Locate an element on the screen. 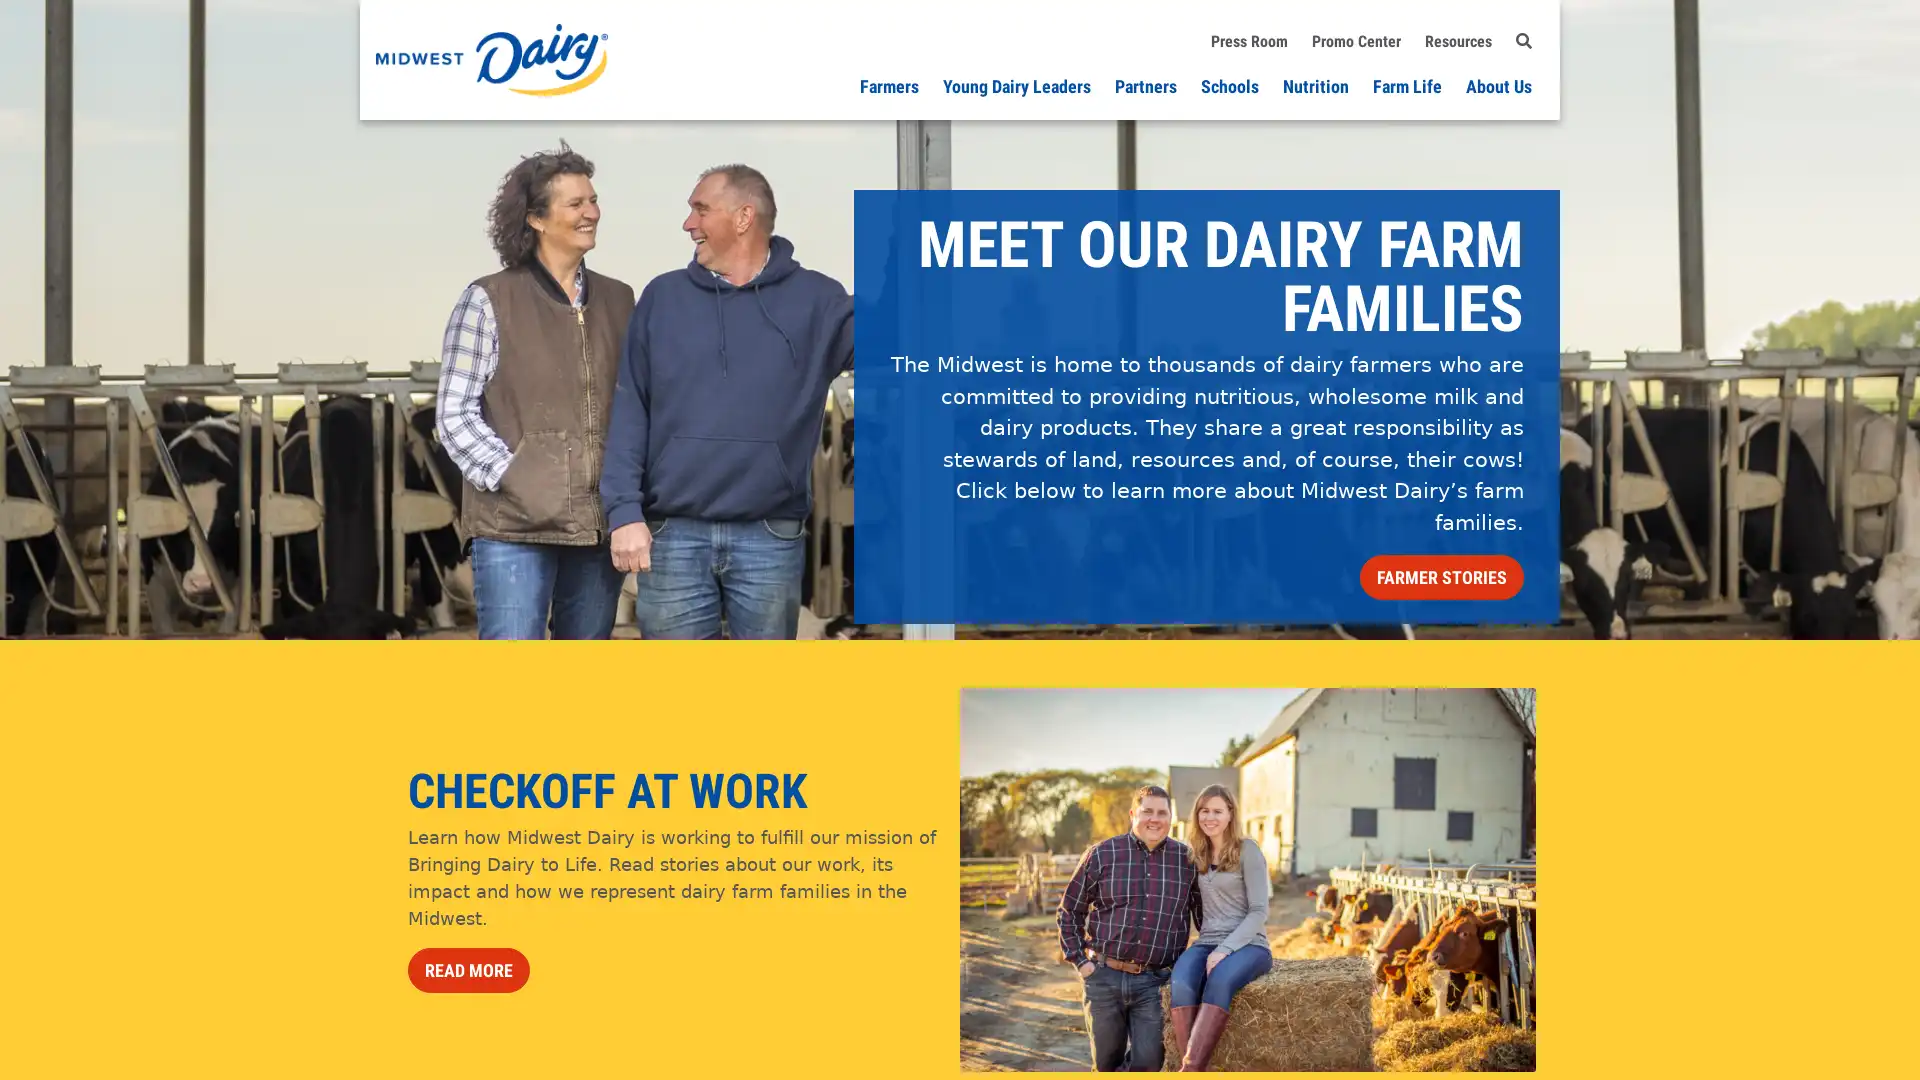 Image resolution: width=1920 pixels, height=1080 pixels. READ MORE is located at coordinates (468, 968).